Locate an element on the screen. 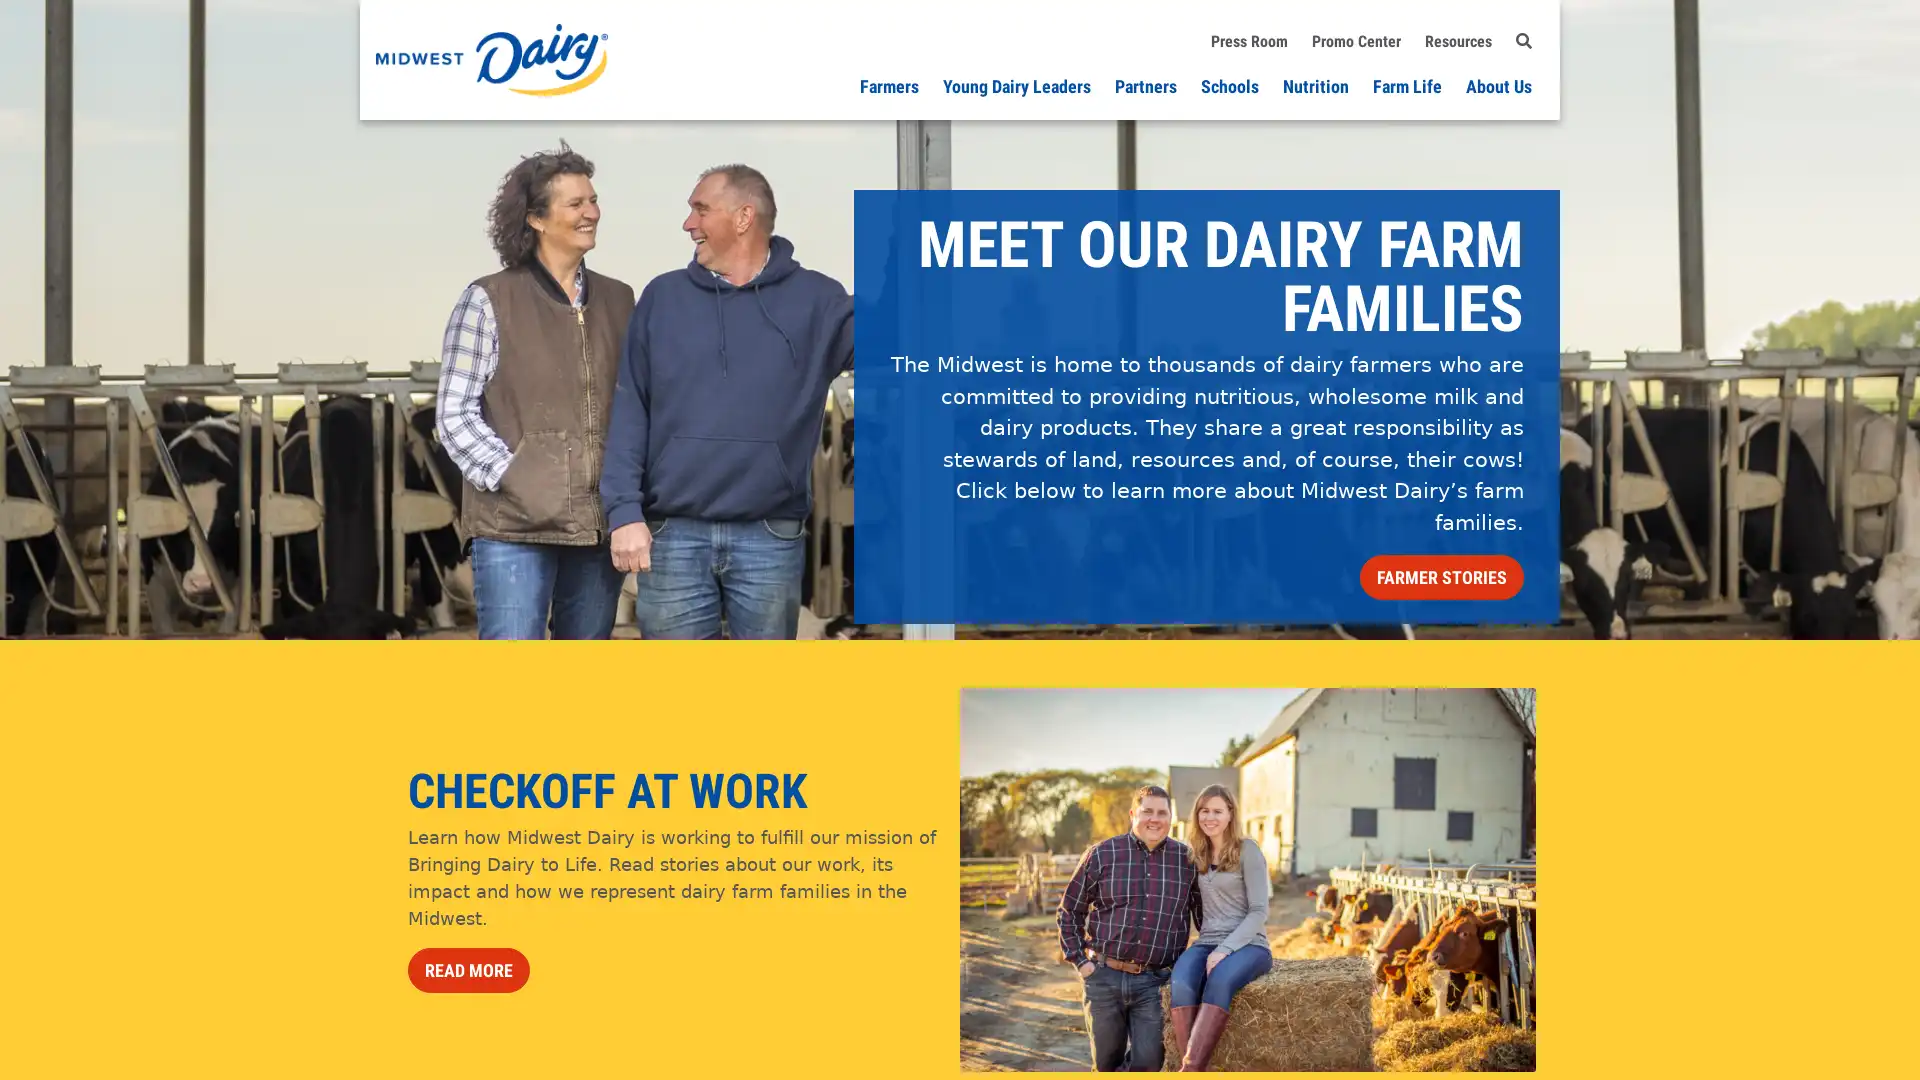 Image resolution: width=1920 pixels, height=1080 pixels. READ MORE is located at coordinates (468, 968).